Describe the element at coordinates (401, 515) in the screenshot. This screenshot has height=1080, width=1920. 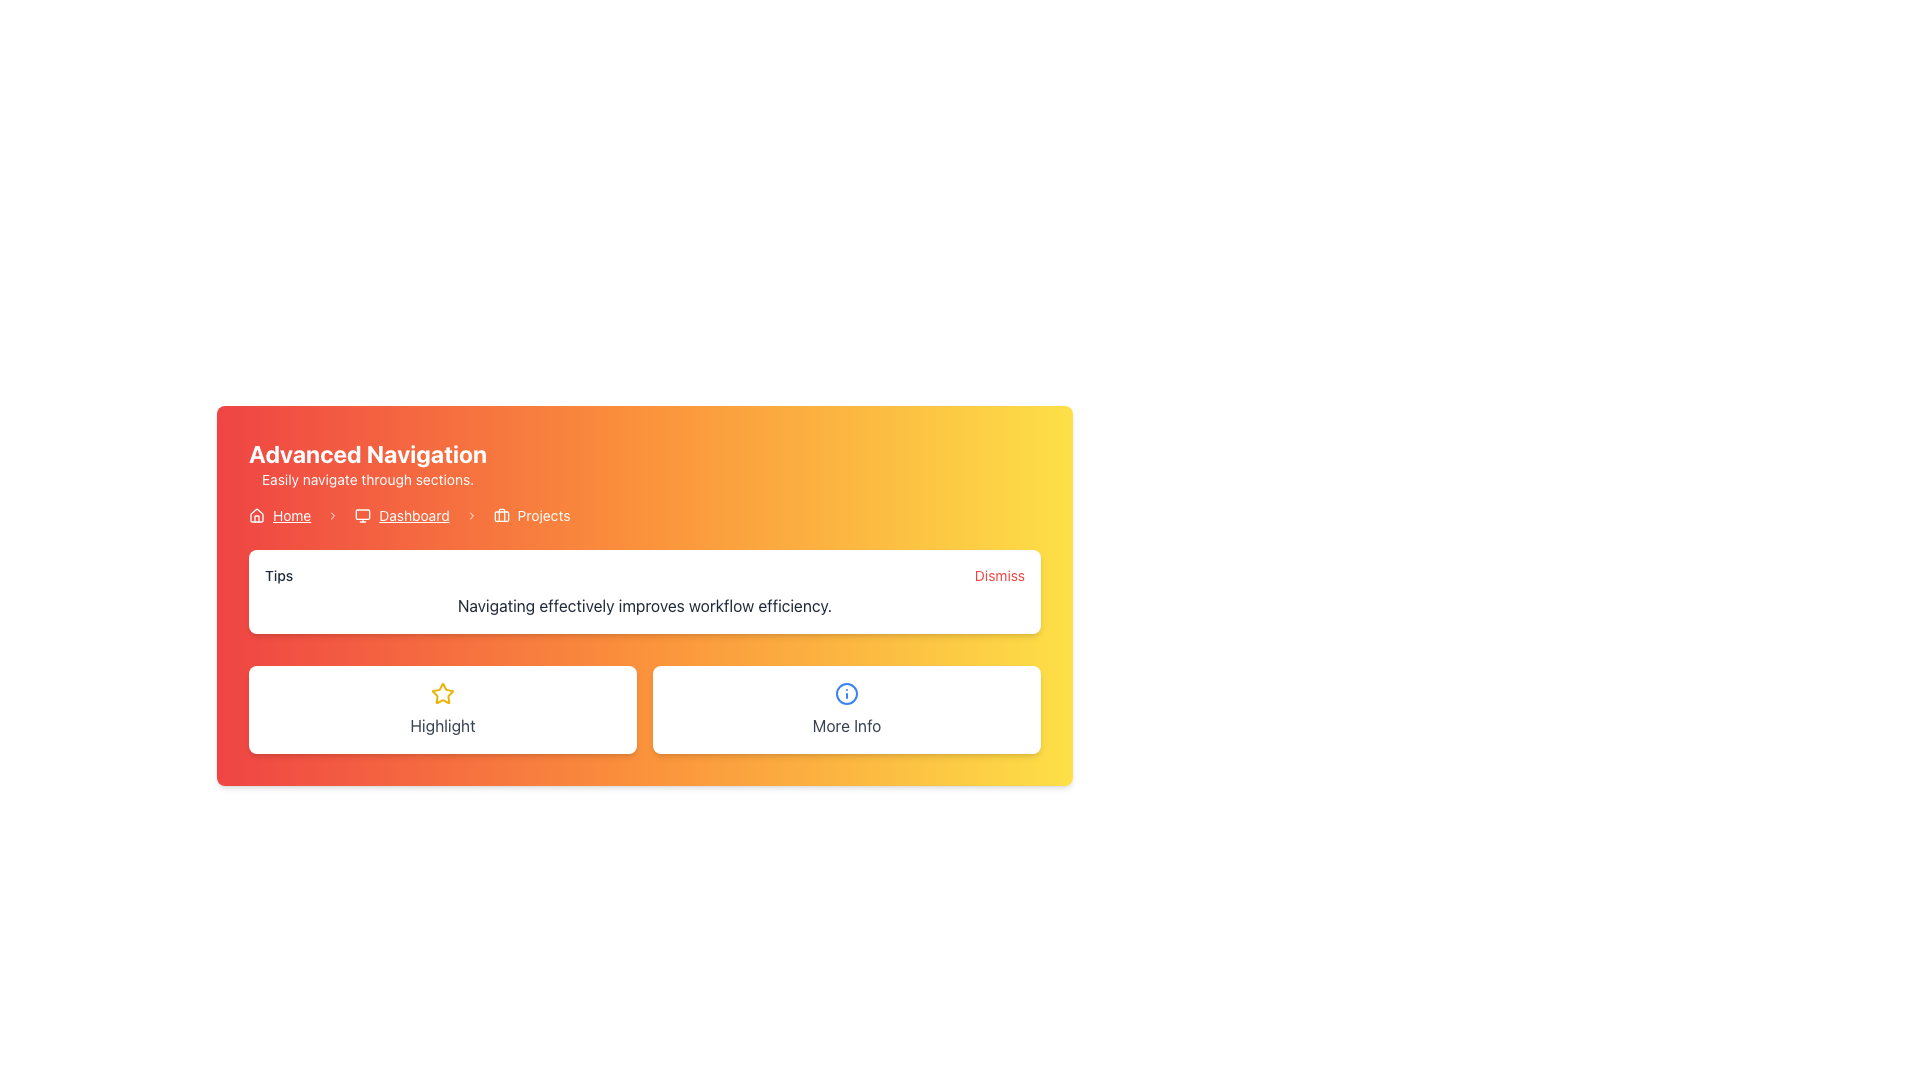
I see `the clickable link with an icon and text located in the breadcrumb navigation, positioned between the 'Home' and 'Projects' links` at that location.